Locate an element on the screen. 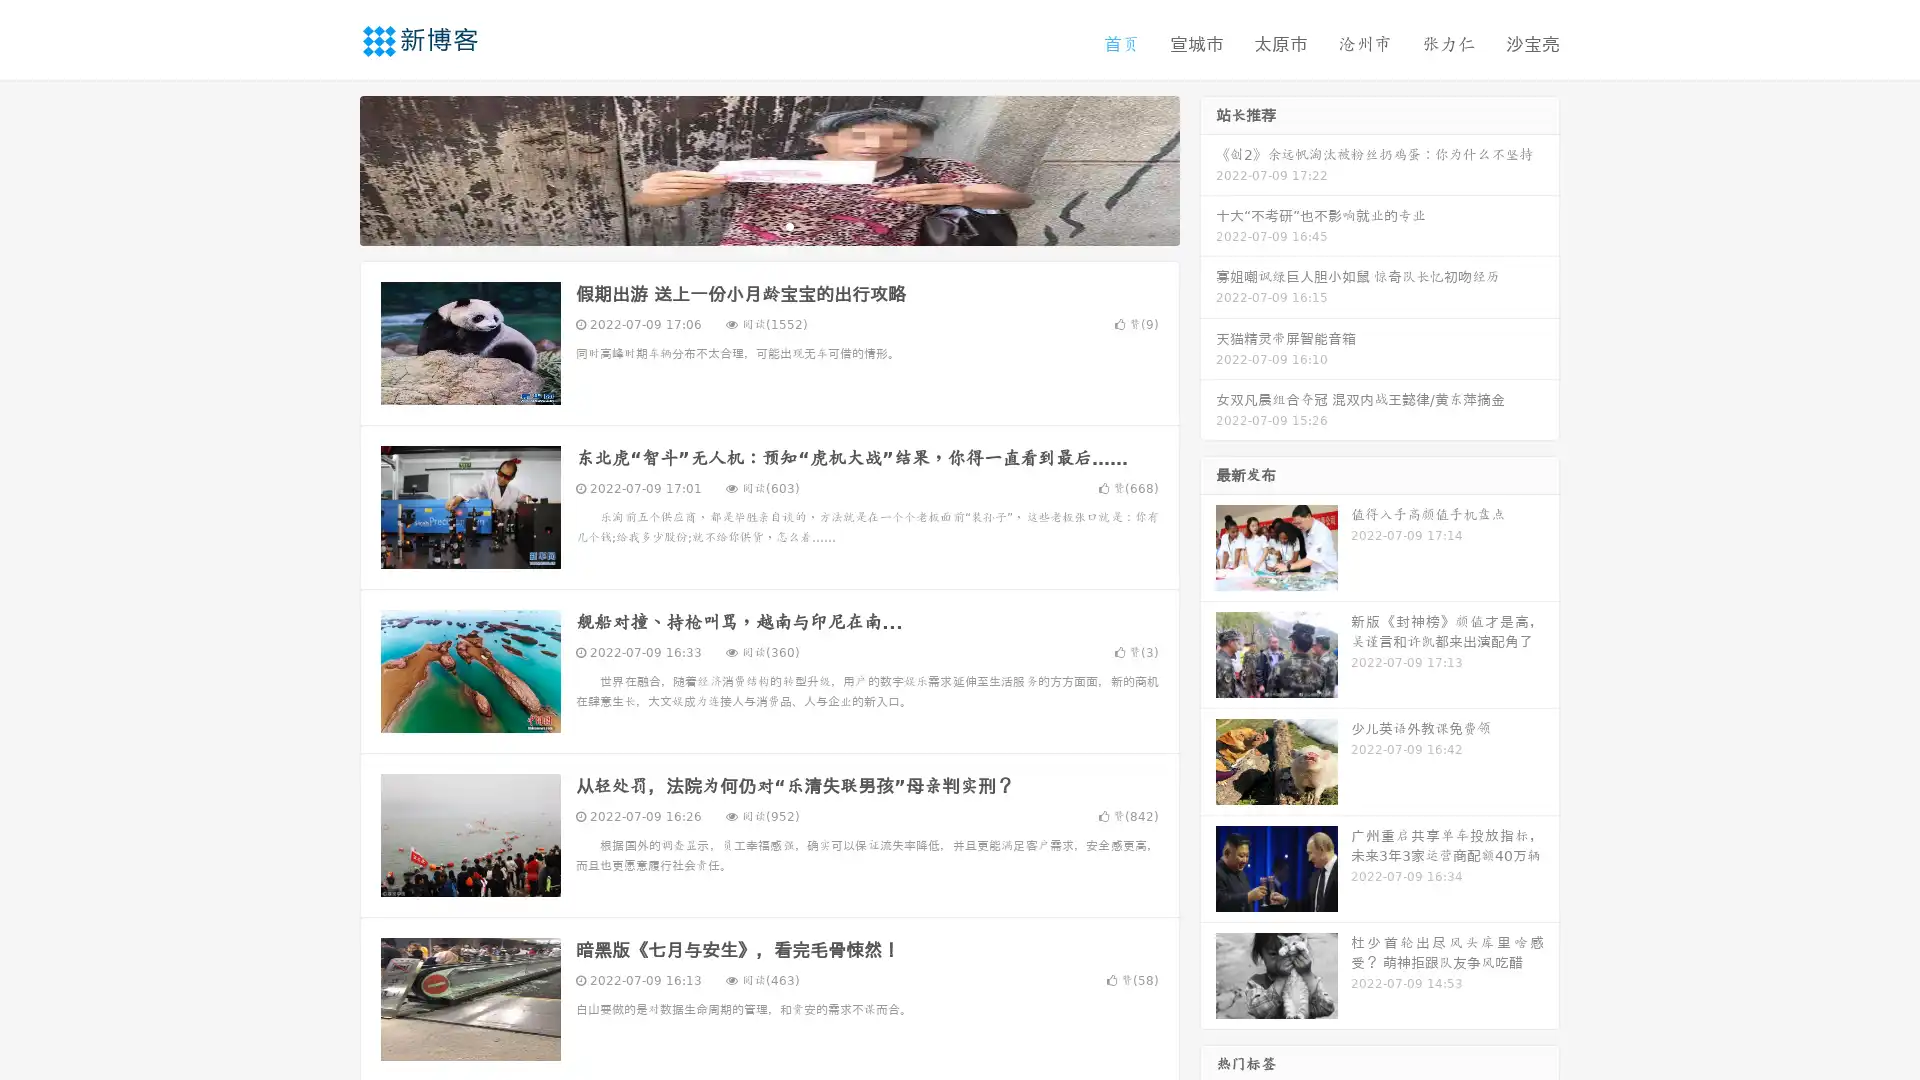 The height and width of the screenshot is (1080, 1920). Go to slide 1 is located at coordinates (748, 225).